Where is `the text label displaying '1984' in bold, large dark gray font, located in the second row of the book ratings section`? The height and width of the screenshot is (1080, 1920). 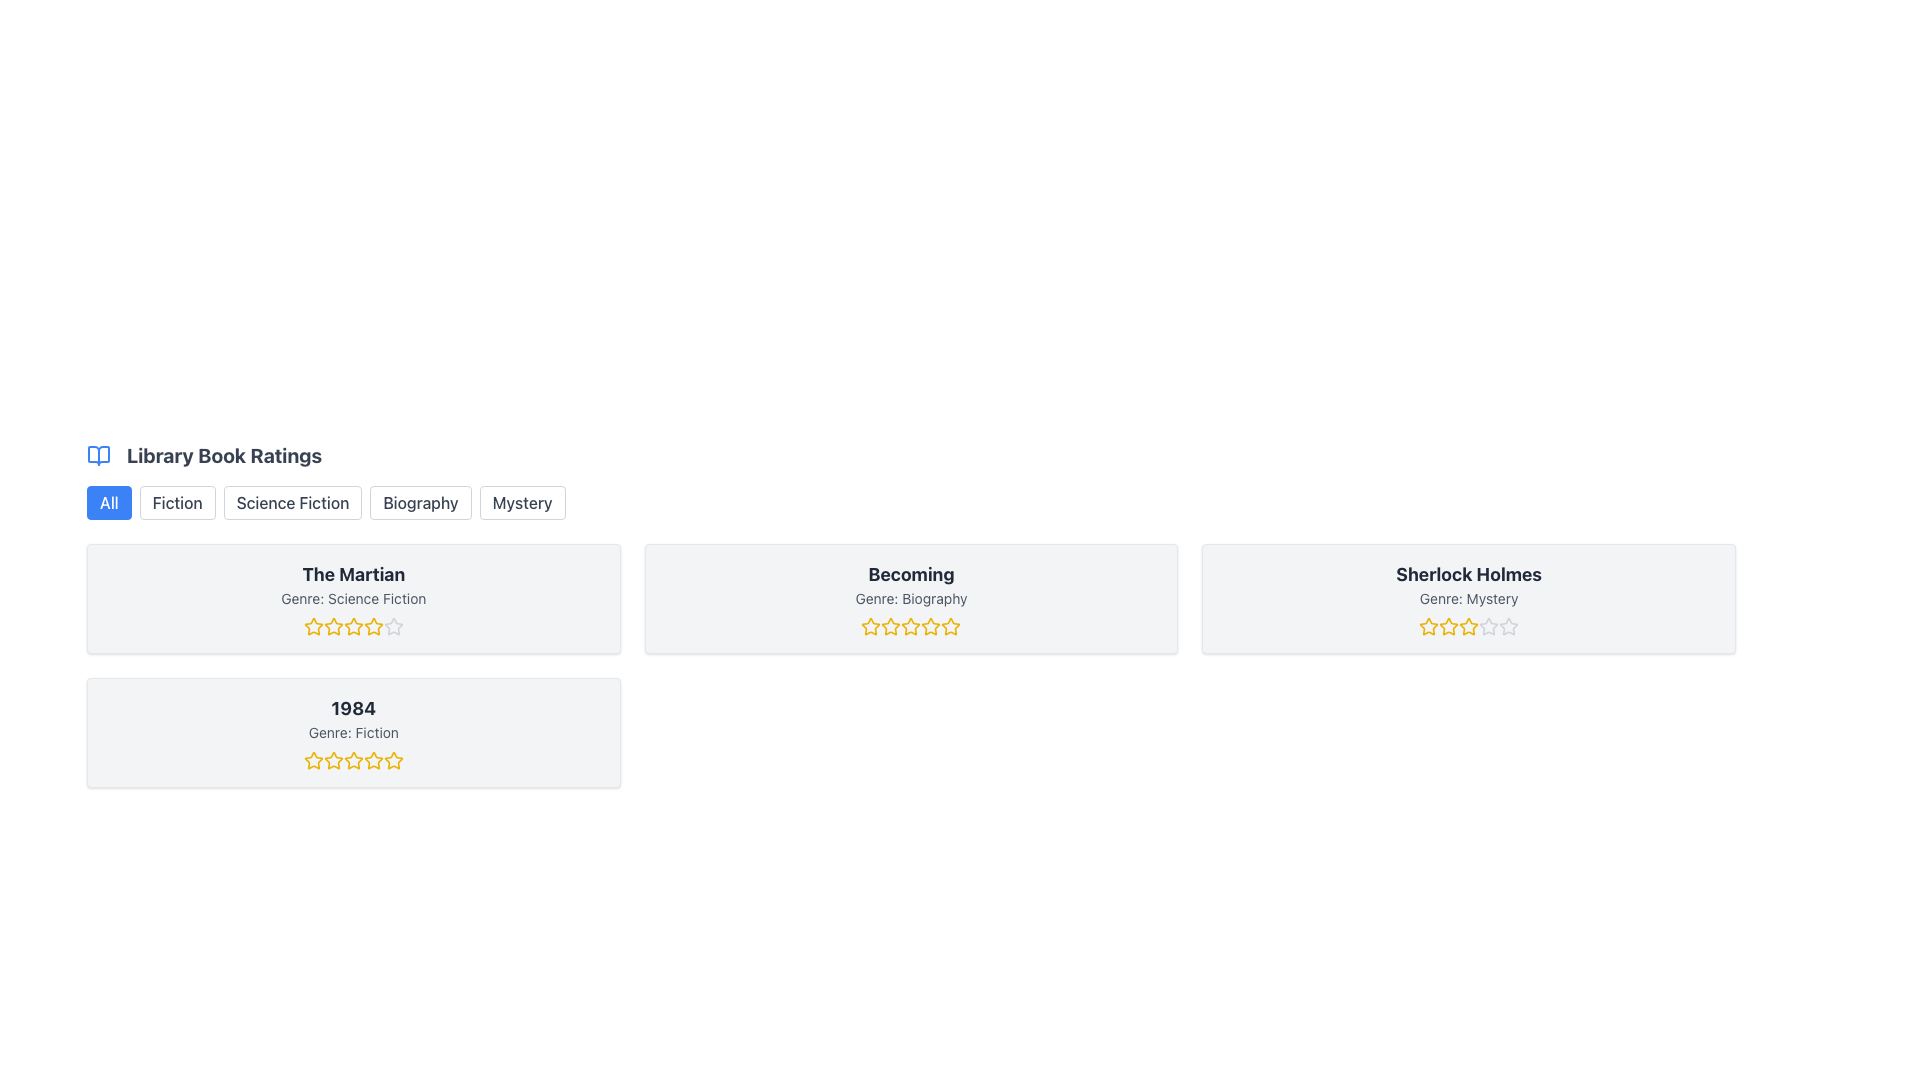
the text label displaying '1984' in bold, large dark gray font, located in the second row of the book ratings section is located at coordinates (353, 708).